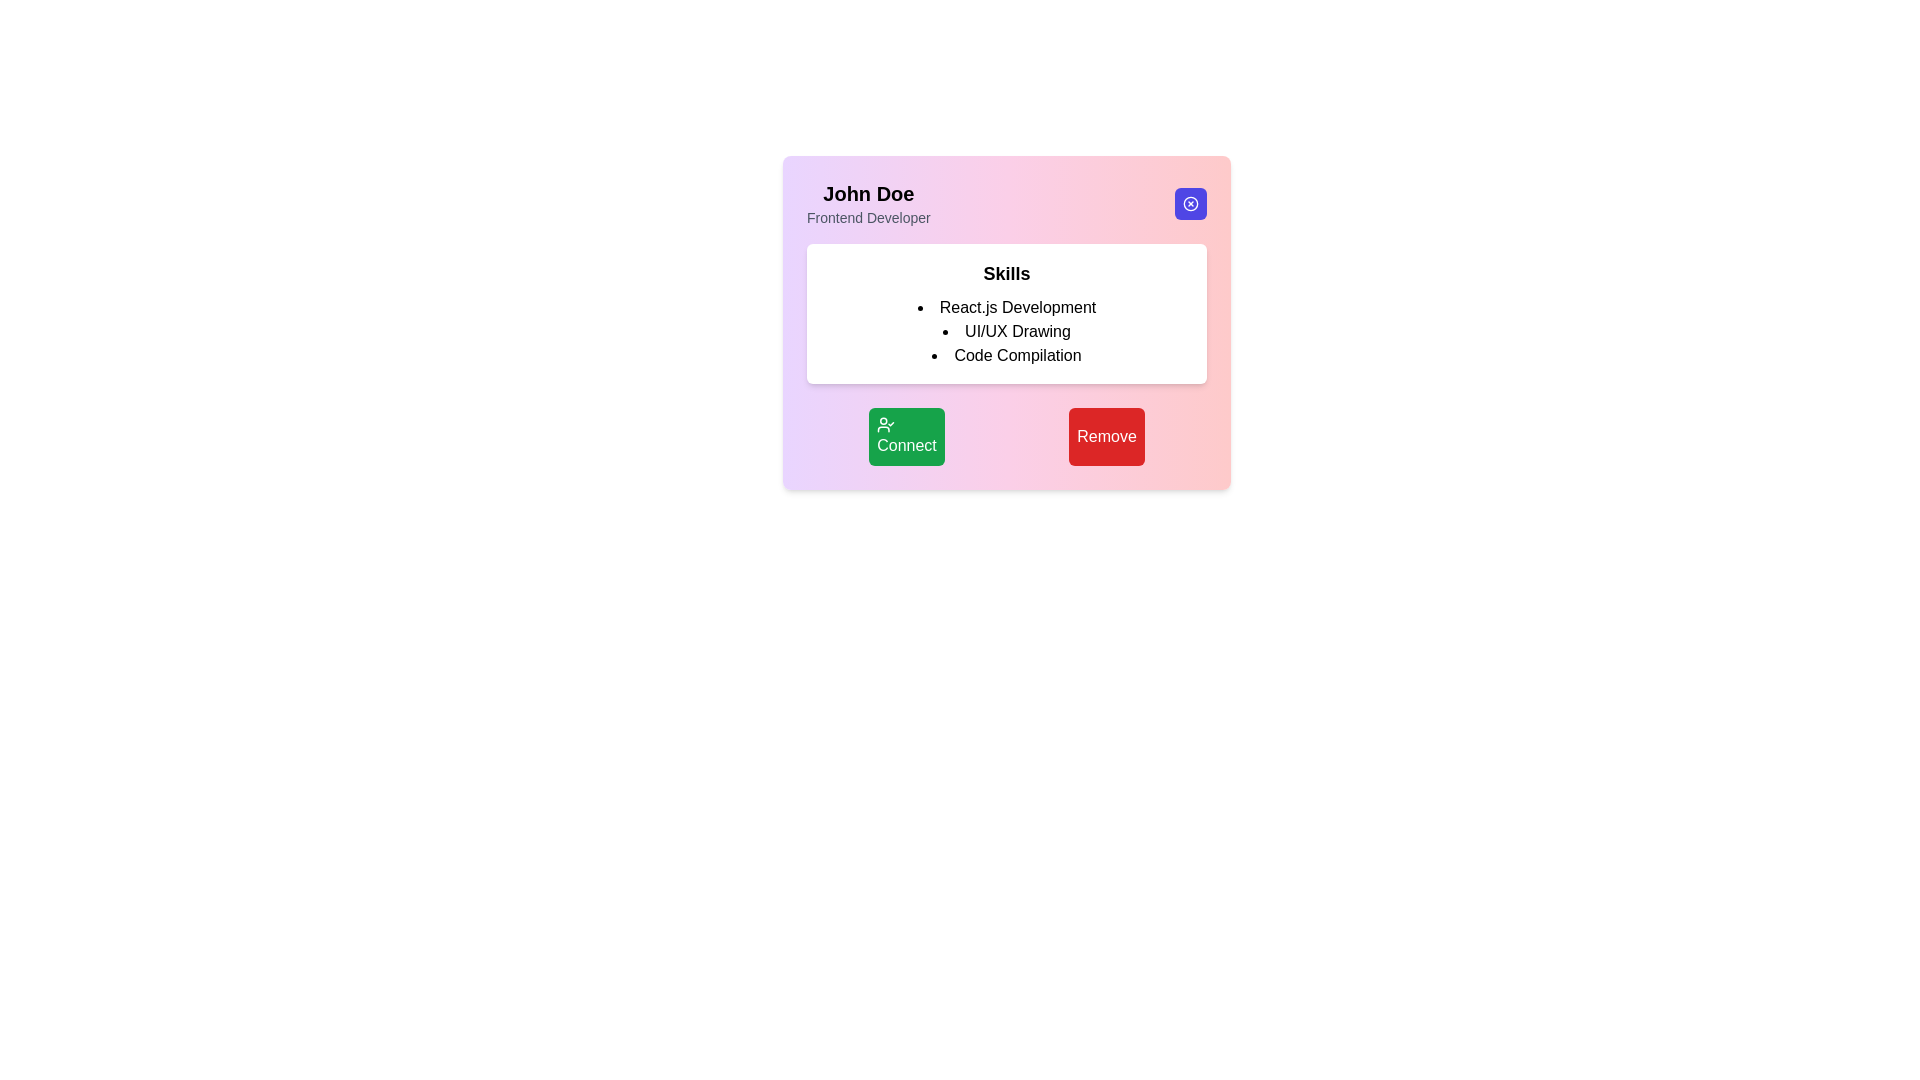 The width and height of the screenshot is (1920, 1080). Describe the element at coordinates (1007, 330) in the screenshot. I see `the text item 'UI/UX Drawing' in the bullet-pointed list, which is the second item under the 'Skills' section` at that location.